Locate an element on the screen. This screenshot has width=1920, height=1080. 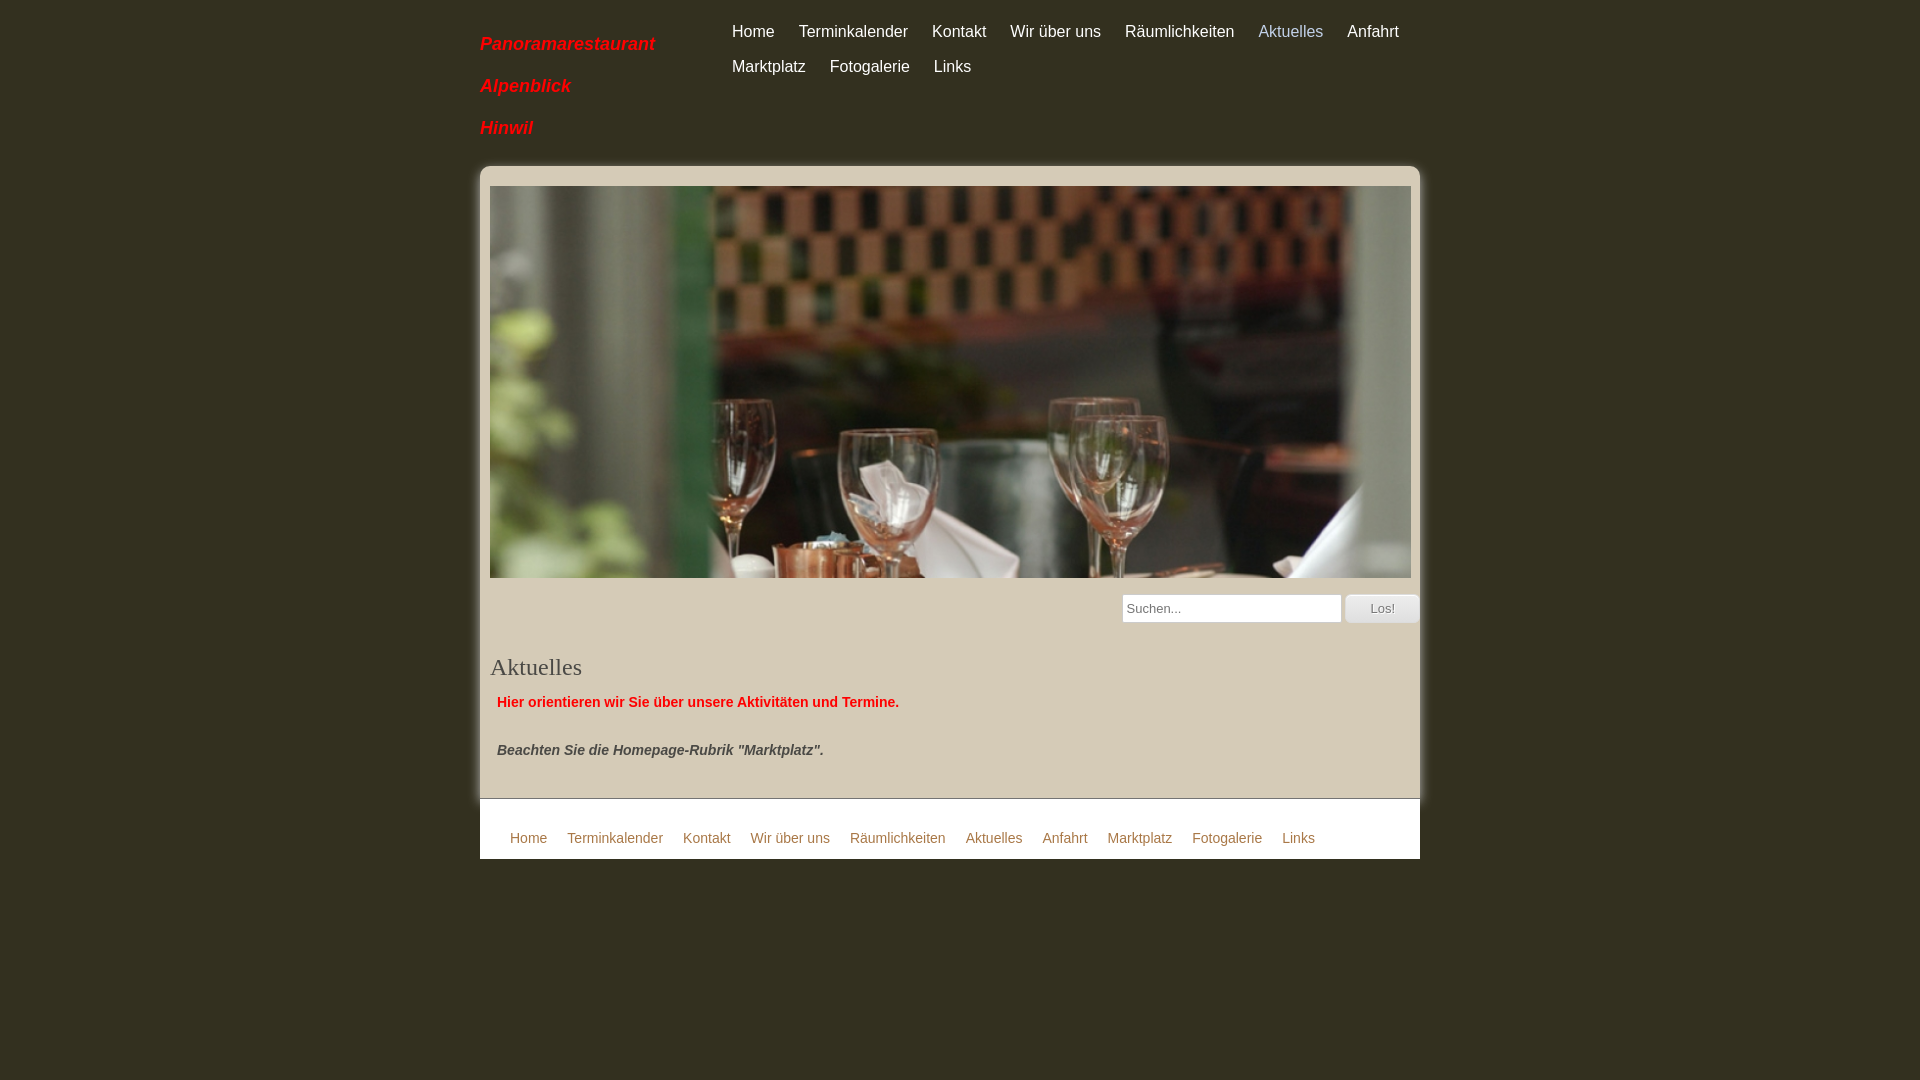
'Terminkalender' is located at coordinates (565, 837).